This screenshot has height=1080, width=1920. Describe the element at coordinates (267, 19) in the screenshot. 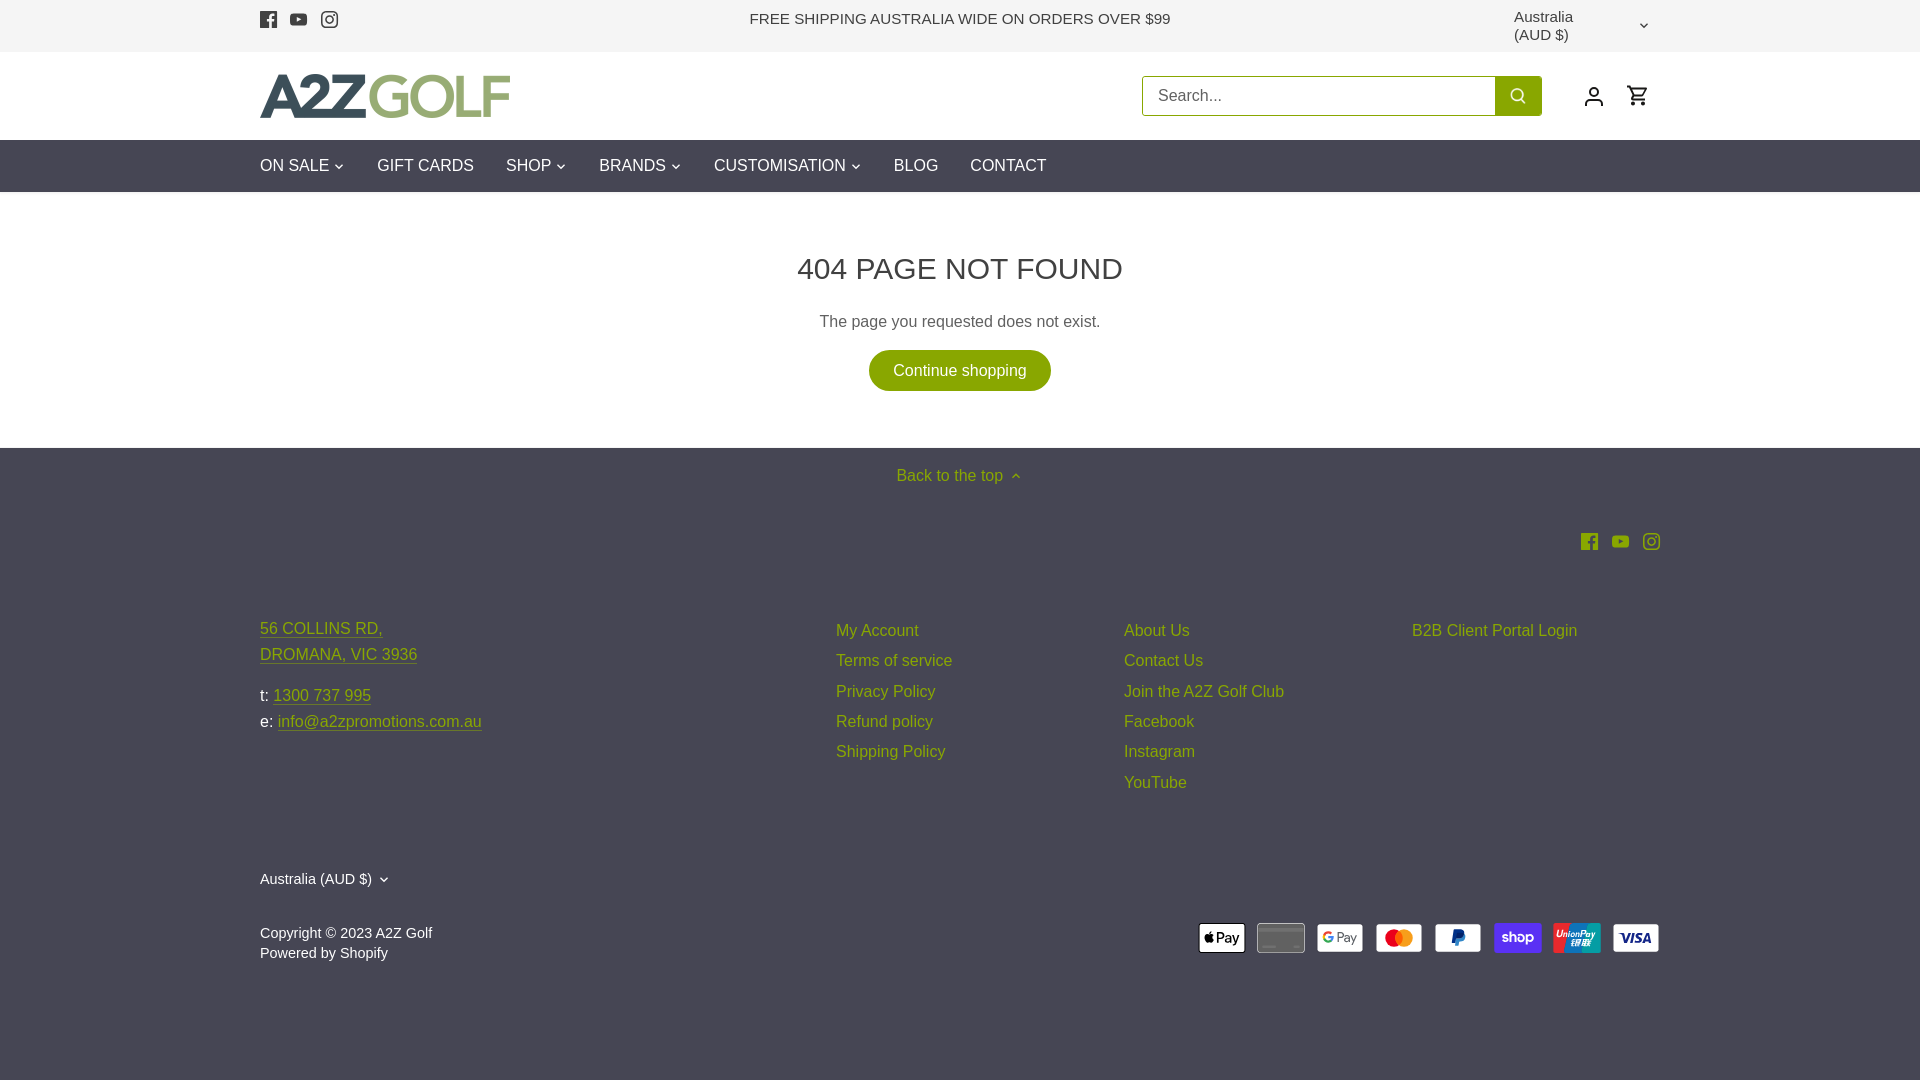

I see `'Facebook'` at that location.